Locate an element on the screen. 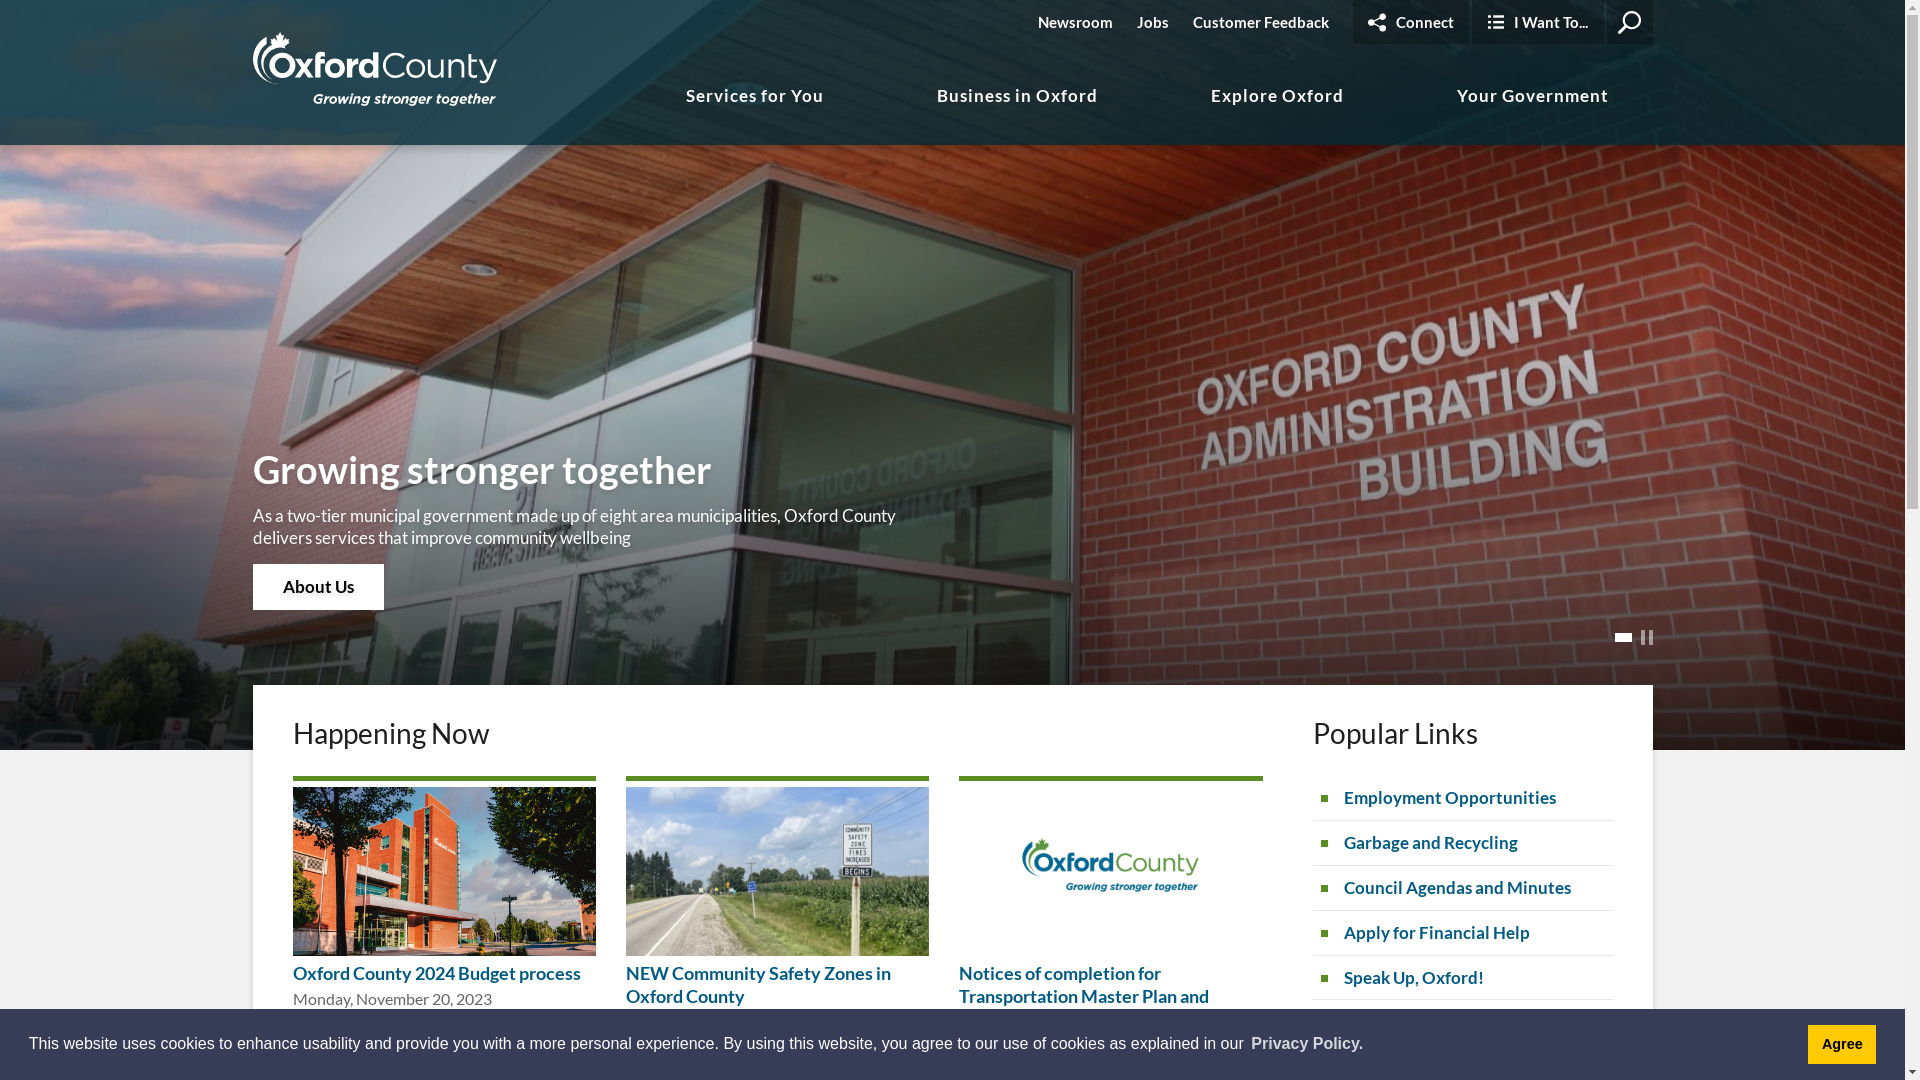 The image size is (1920, 1080). 'Privacy Policy.' is located at coordinates (1306, 1043).